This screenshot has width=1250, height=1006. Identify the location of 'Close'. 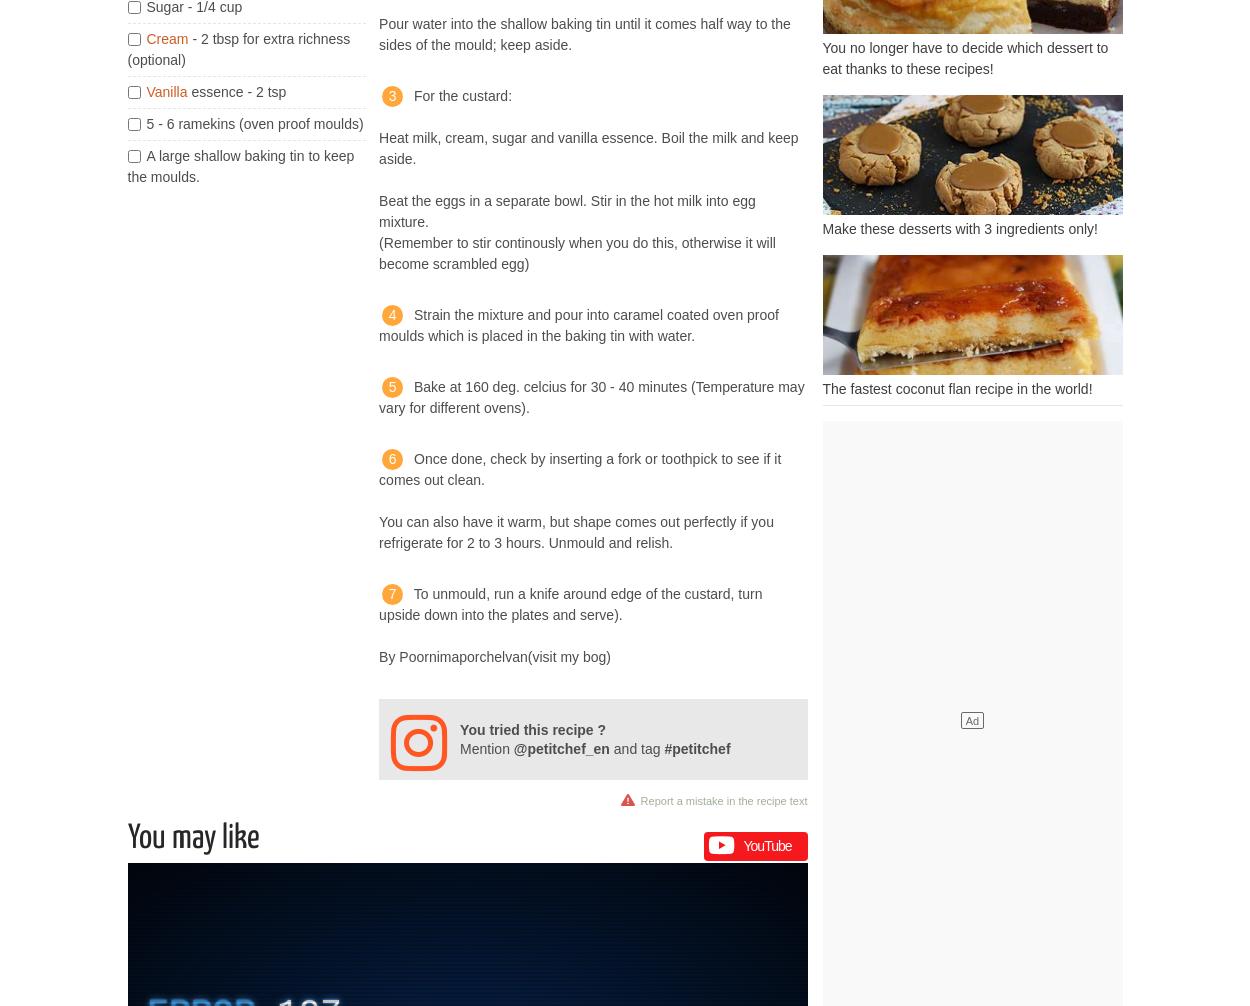
(755, 932).